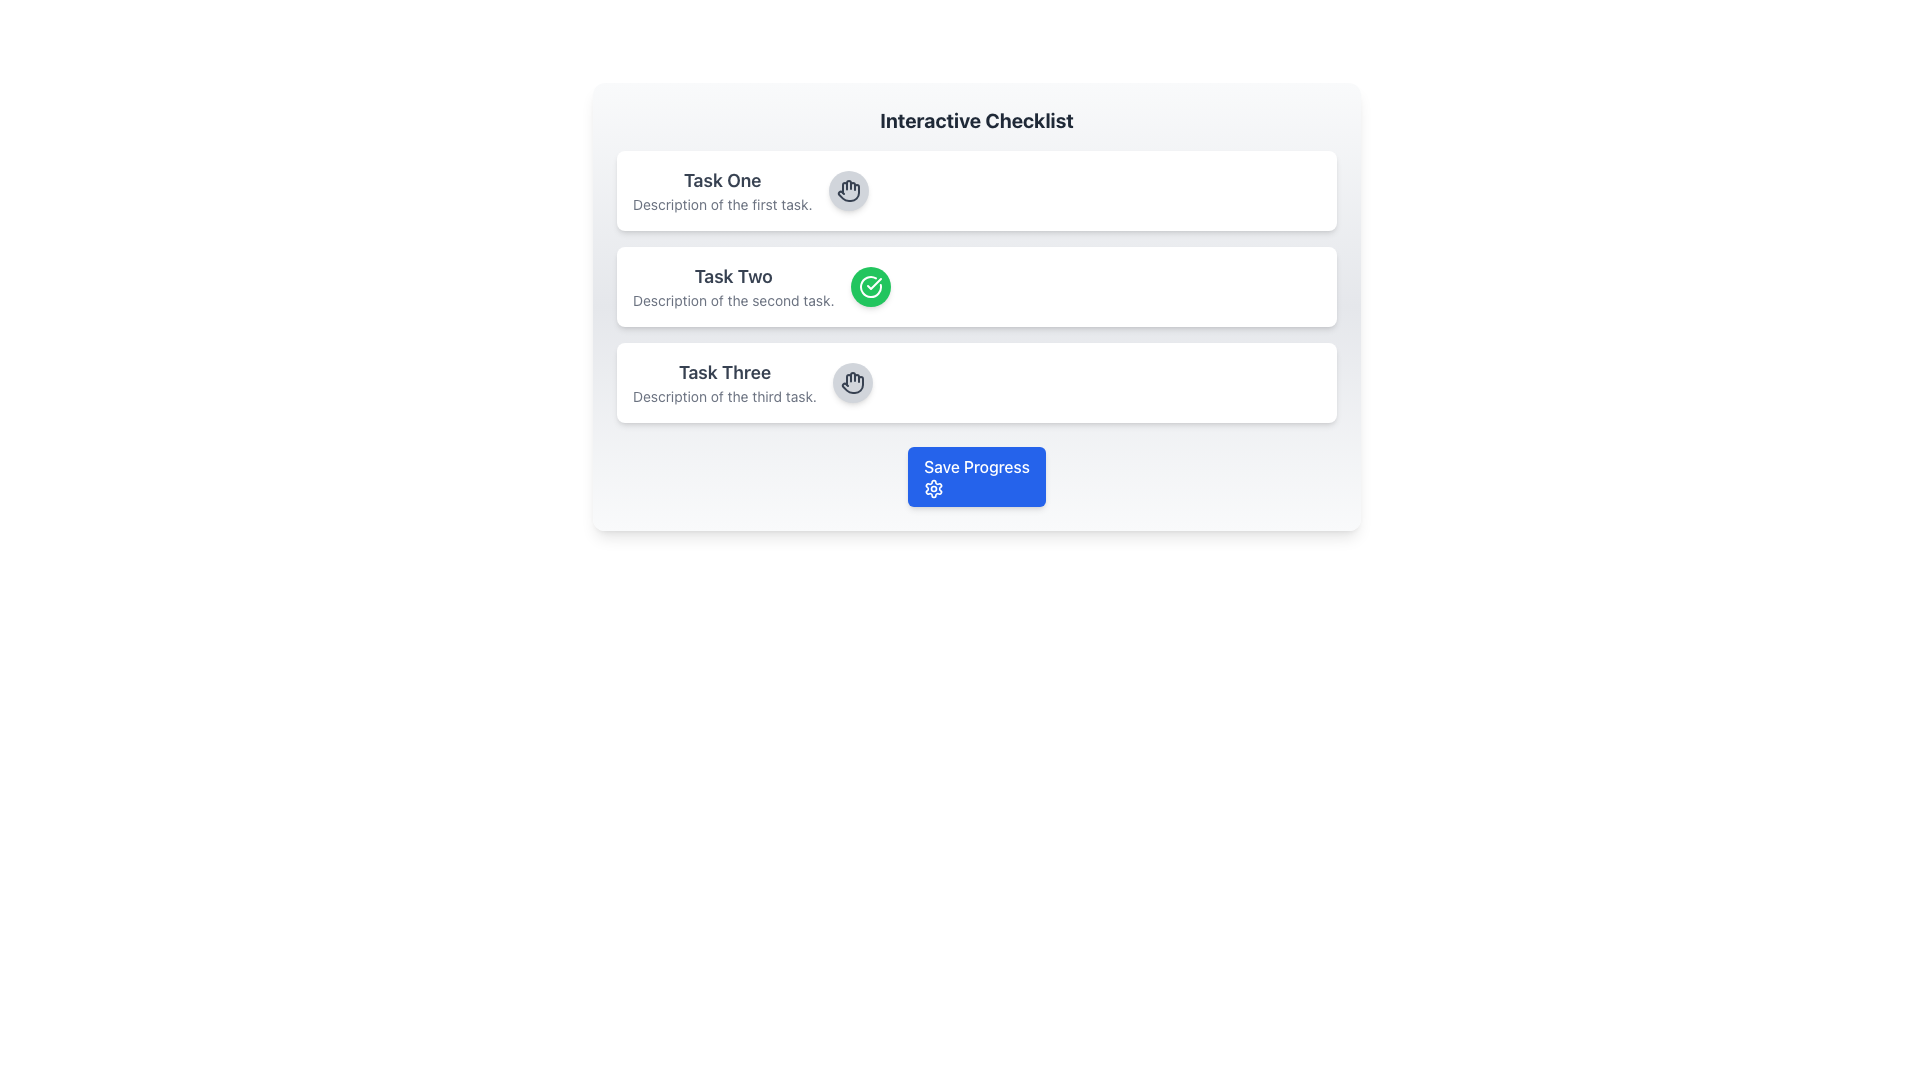 The image size is (1920, 1080). I want to click on the Text Group that displays the title and description of the first task in the checklist, positioned at the top of the list above 'Task Two' and 'Task Three', so click(721, 191).